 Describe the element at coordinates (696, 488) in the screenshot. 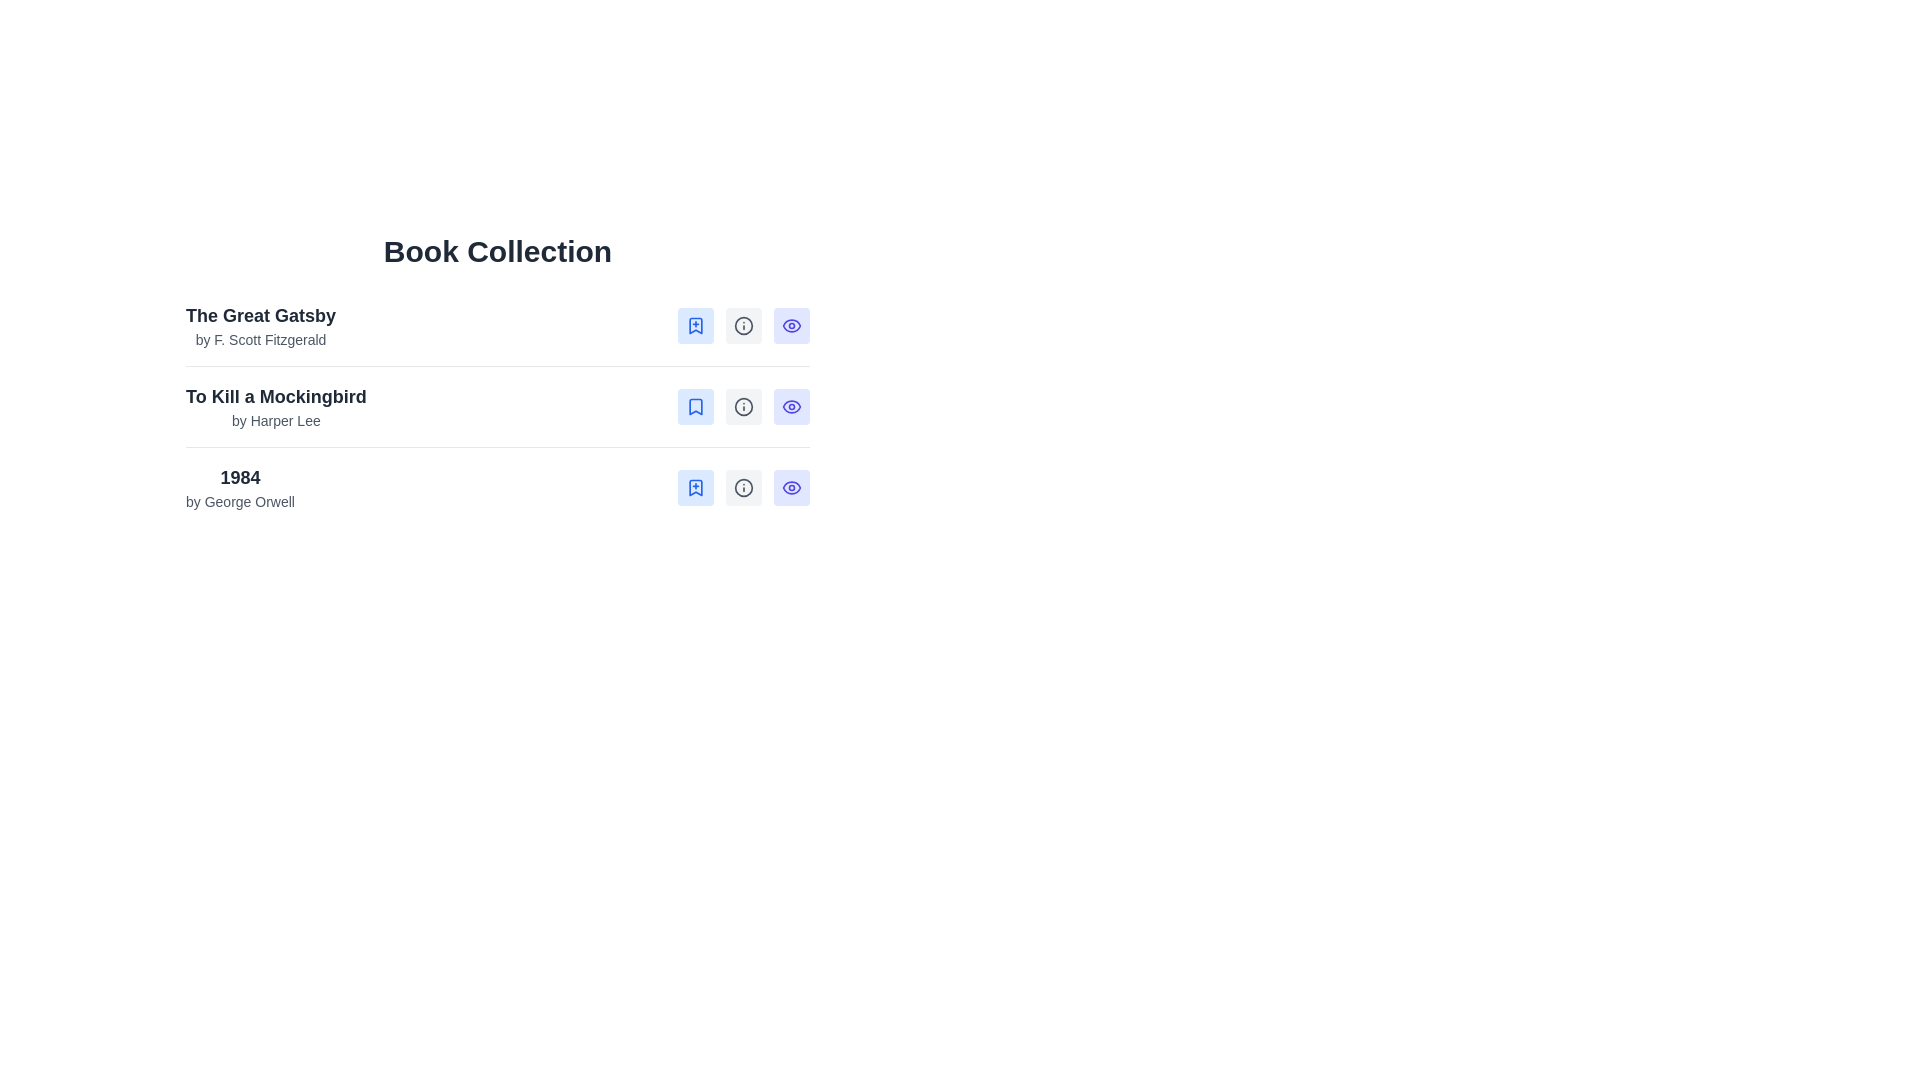

I see `the bookmark icon located on the right side of the row corresponding to the book title '1984' by George Orwell` at that location.